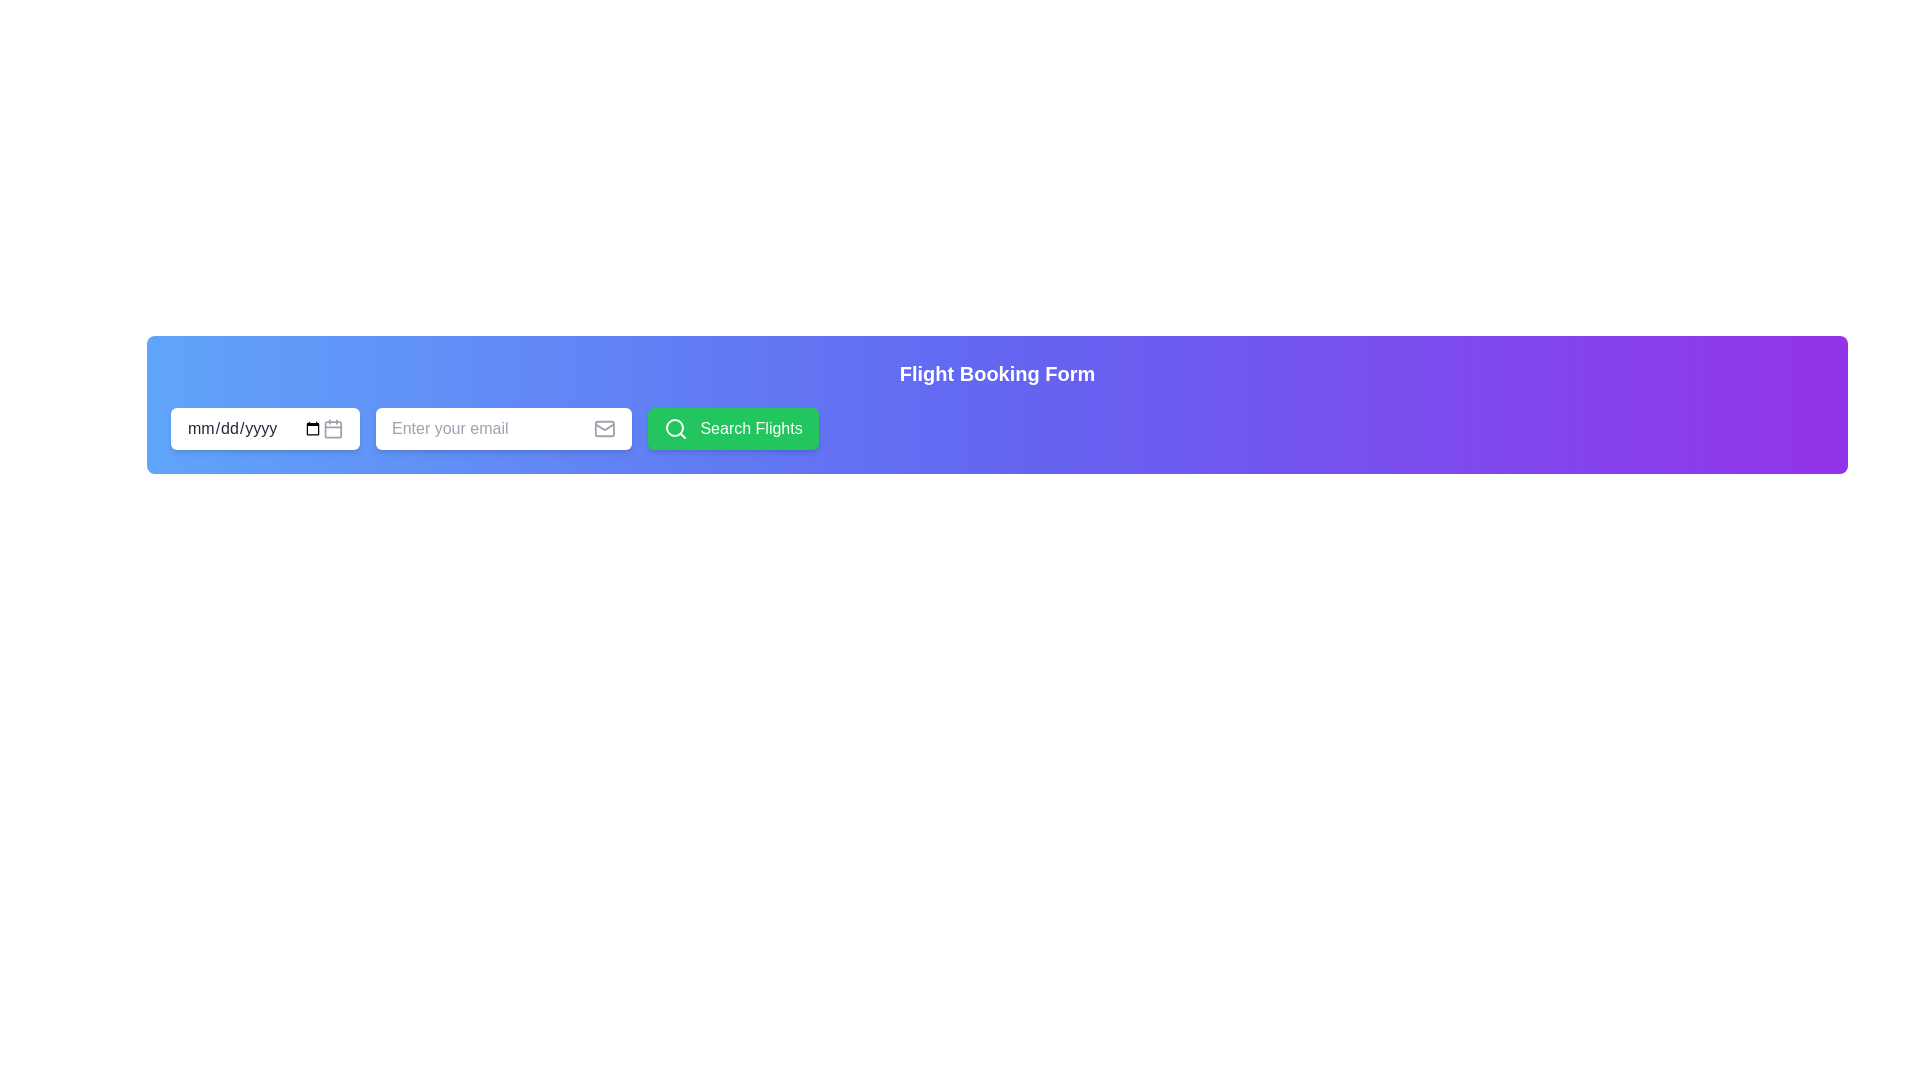 The image size is (1920, 1080). Describe the element at coordinates (493, 427) in the screenshot. I see `the email input field, which is a borderless text input designed for entering email addresses with a placeholder text 'Enter your email'` at that location.